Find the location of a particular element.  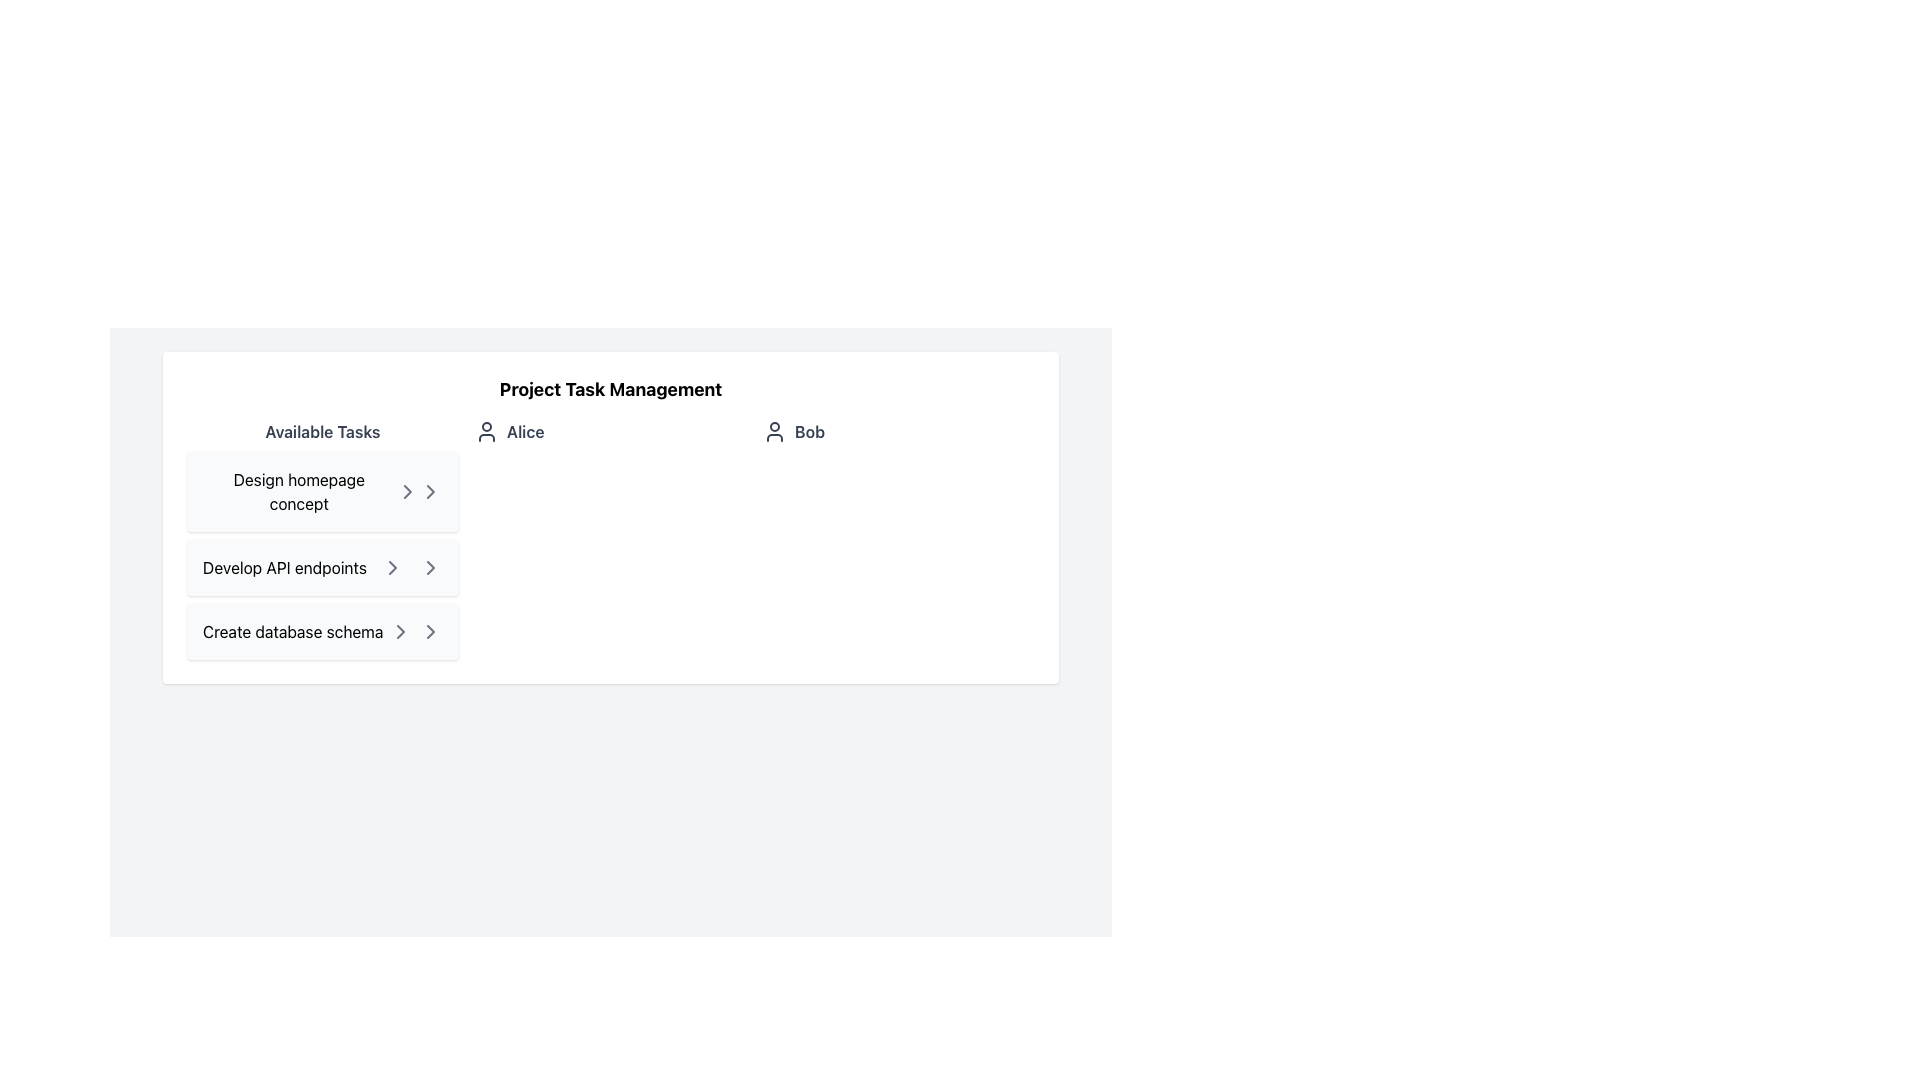

the task item labeled 'Design homepage concept' in the 'Available Tasks' section to emphasize it is located at coordinates (322, 540).